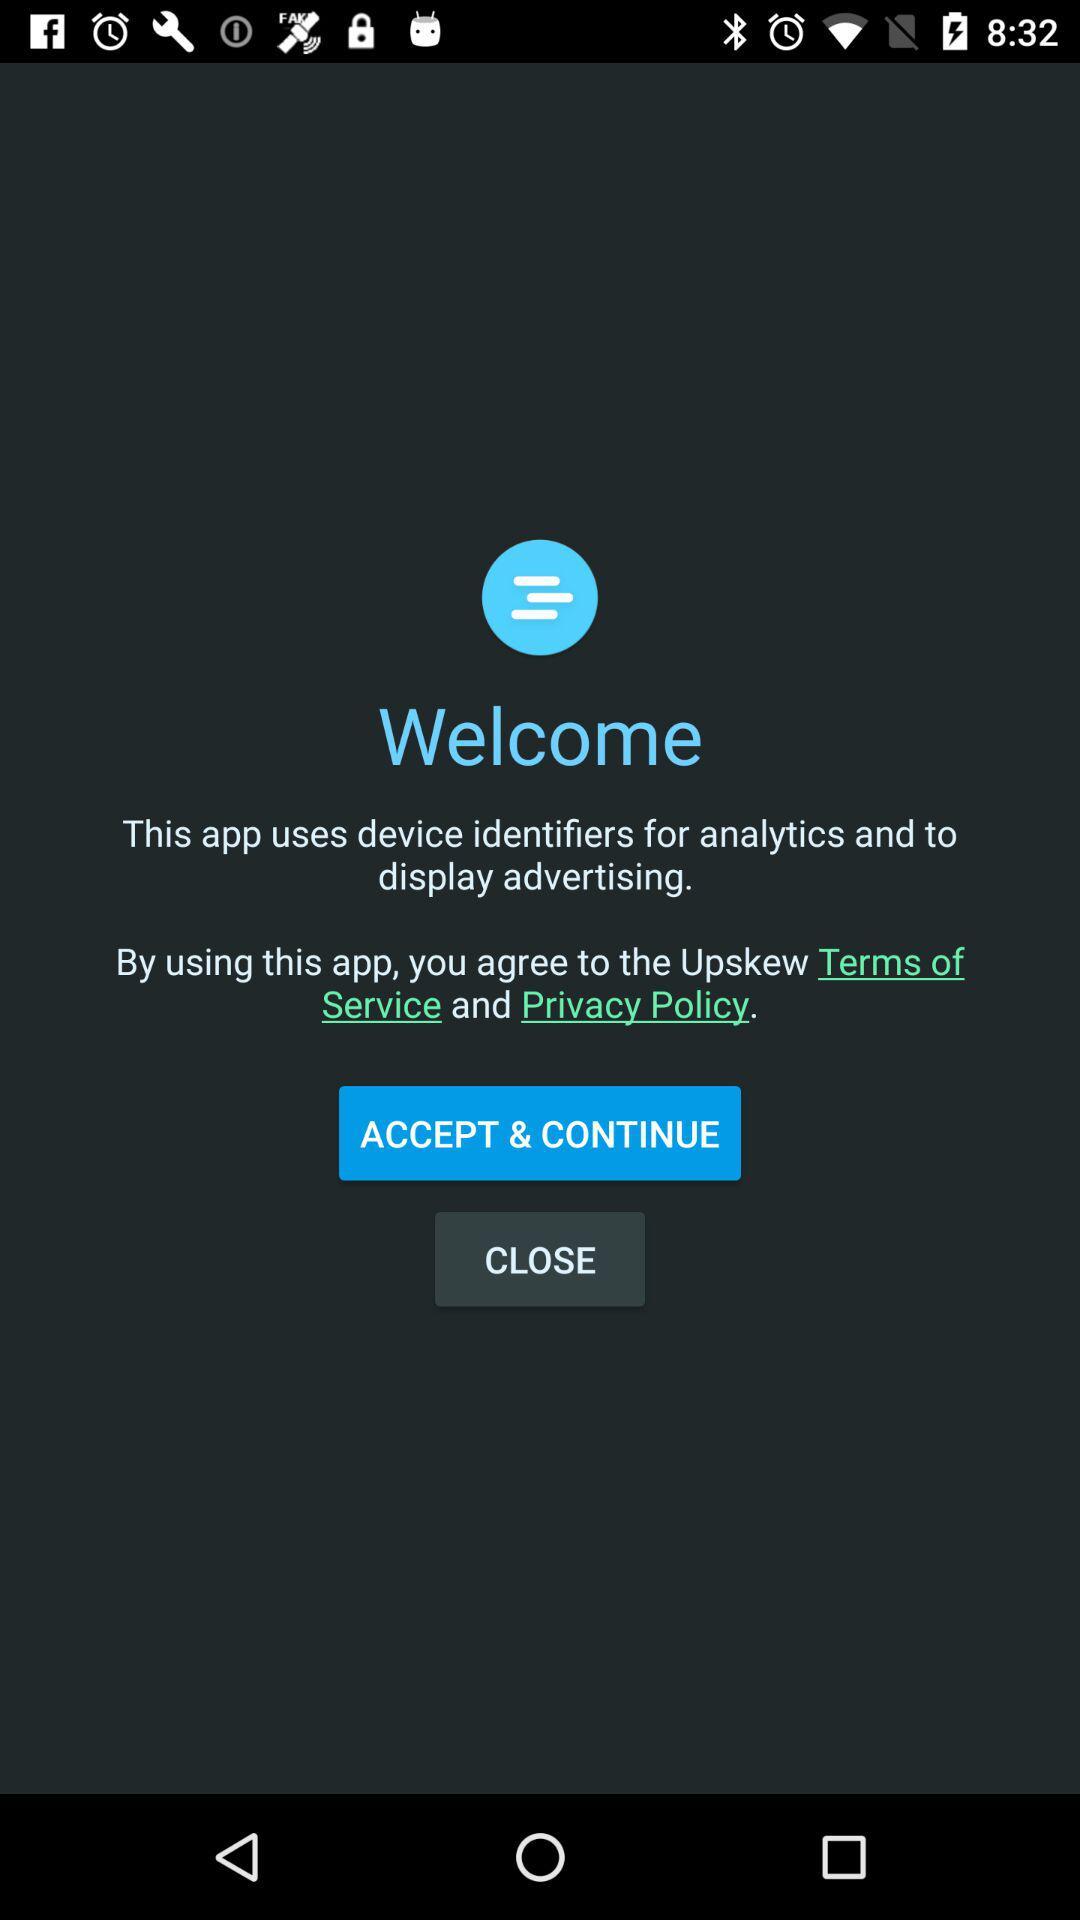 This screenshot has height=1920, width=1080. Describe the element at coordinates (540, 938) in the screenshot. I see `the icon below welcome icon` at that location.